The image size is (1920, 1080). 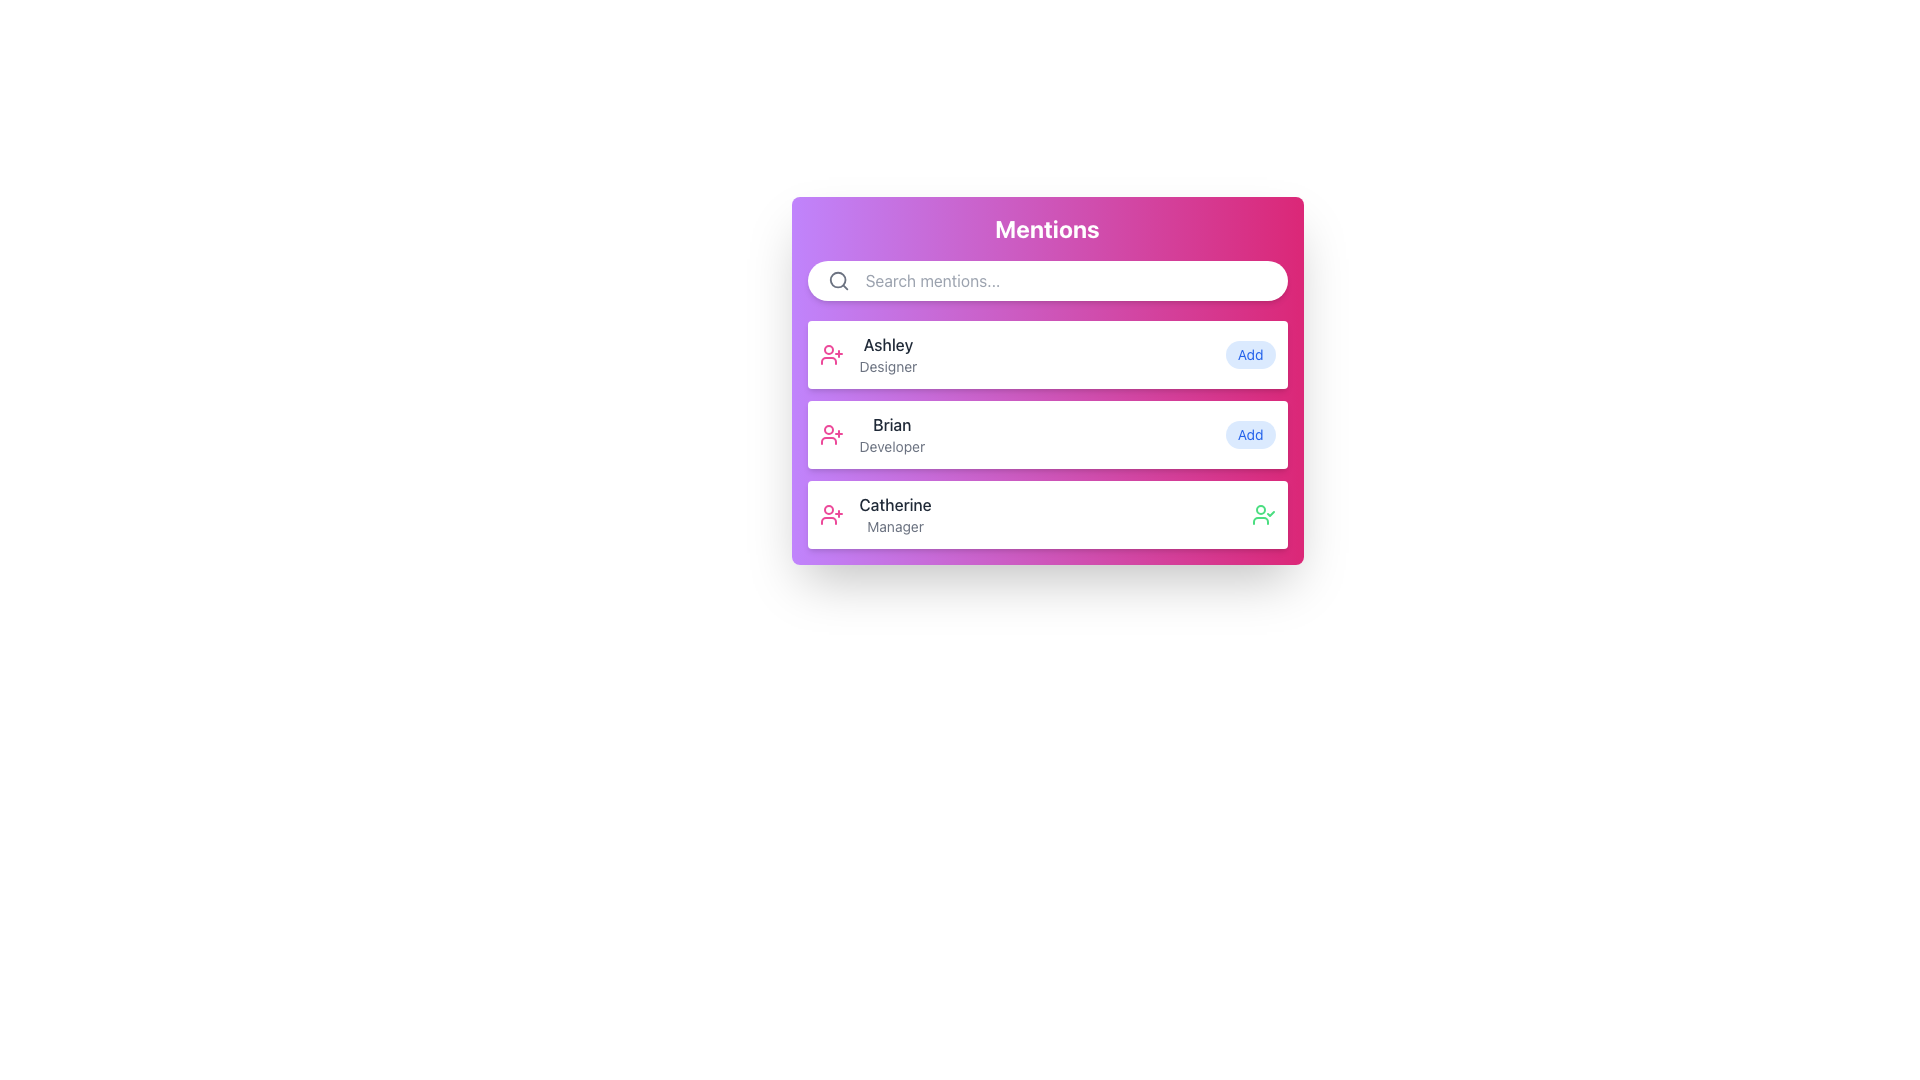 What do you see at coordinates (887, 353) in the screenshot?
I see `the Text label identifying the user named Ashley, who is designated as Designer` at bounding box center [887, 353].